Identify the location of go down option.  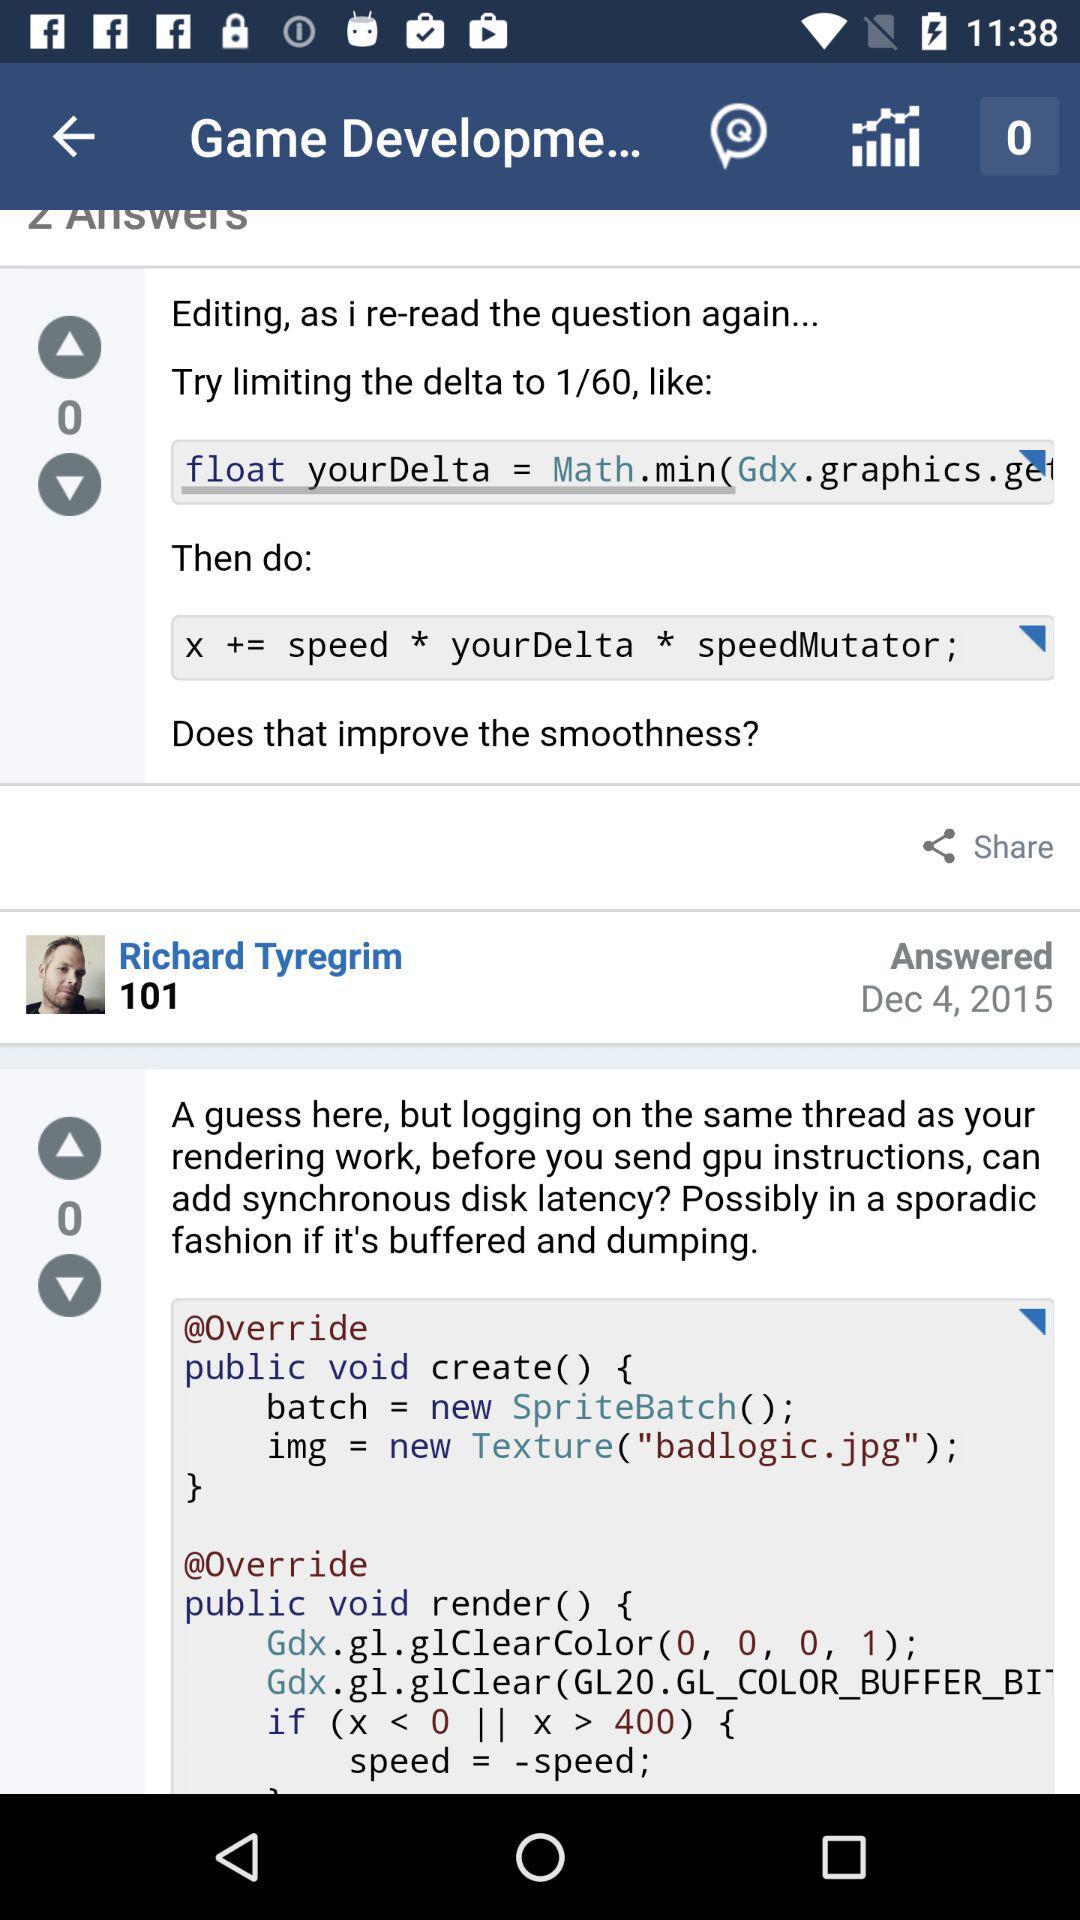
(68, 1285).